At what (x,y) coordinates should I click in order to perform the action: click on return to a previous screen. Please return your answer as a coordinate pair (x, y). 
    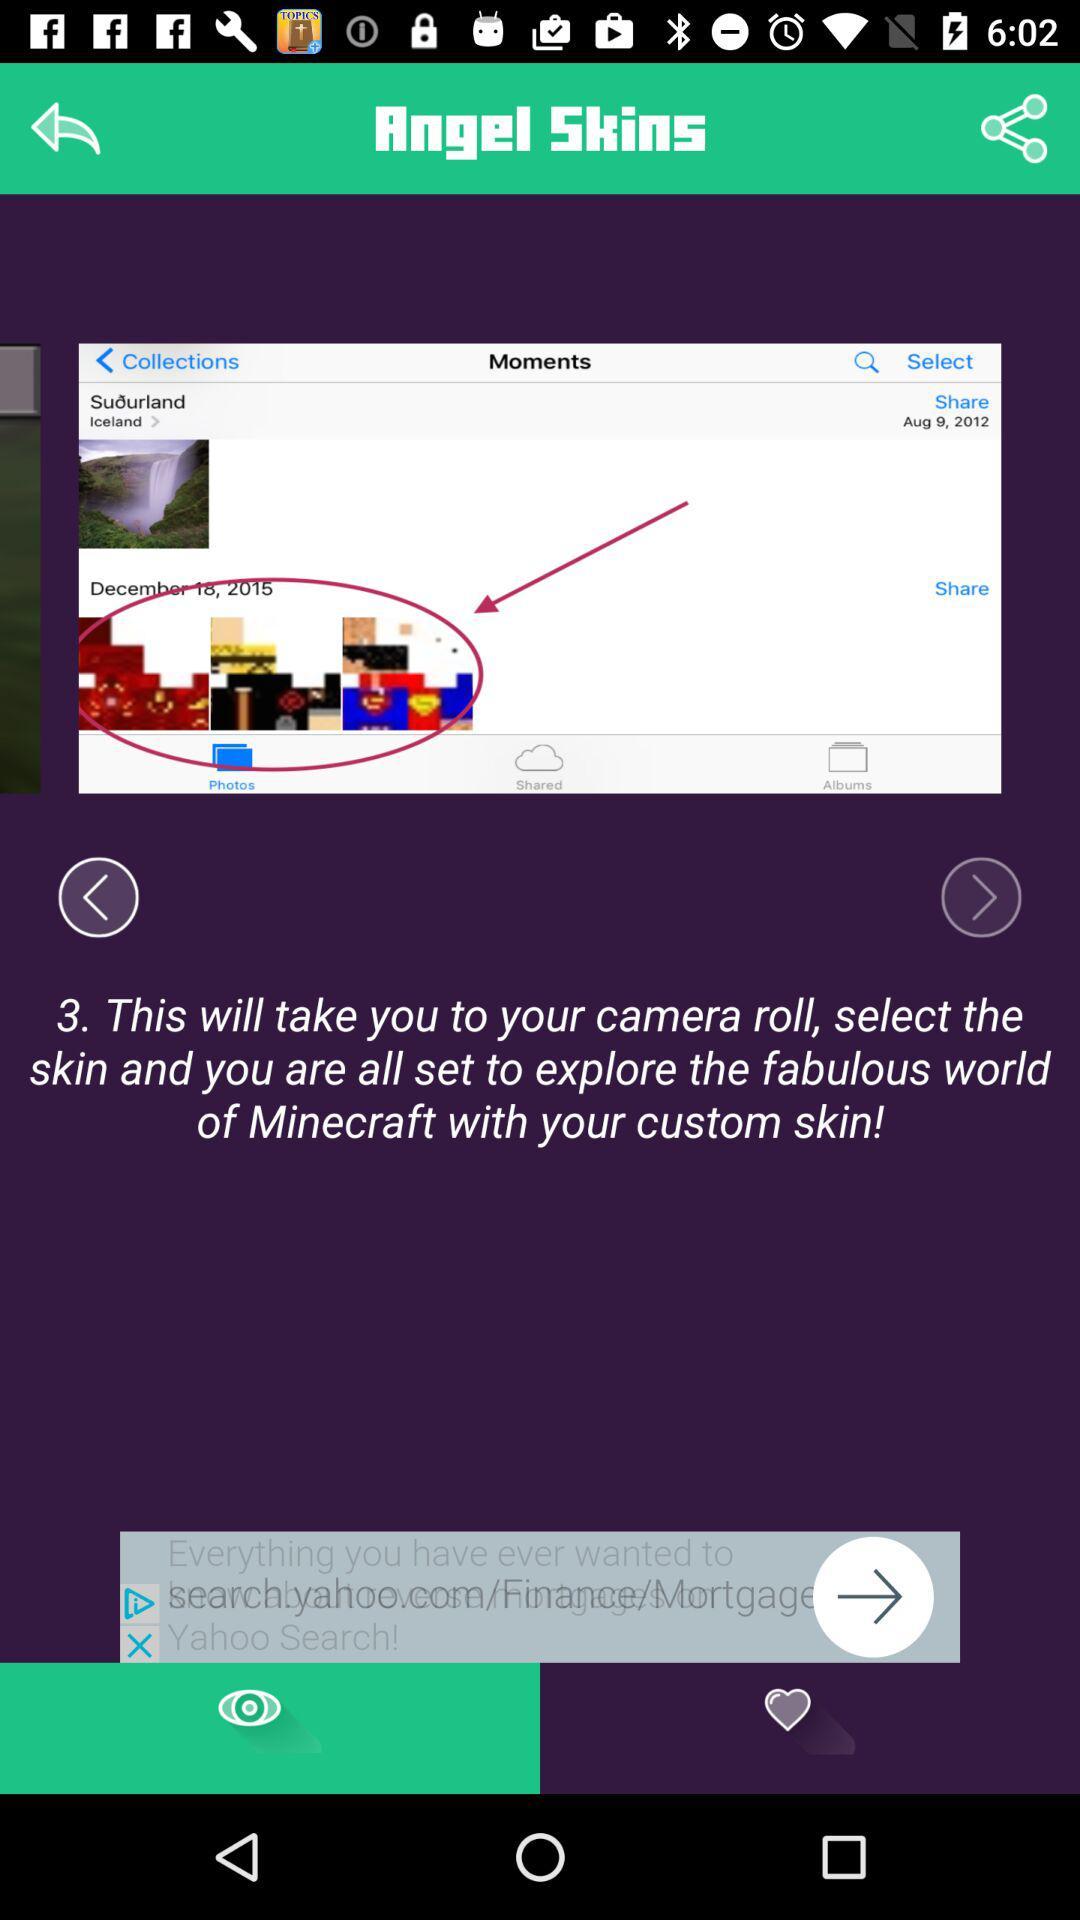
    Looking at the image, I should click on (98, 896).